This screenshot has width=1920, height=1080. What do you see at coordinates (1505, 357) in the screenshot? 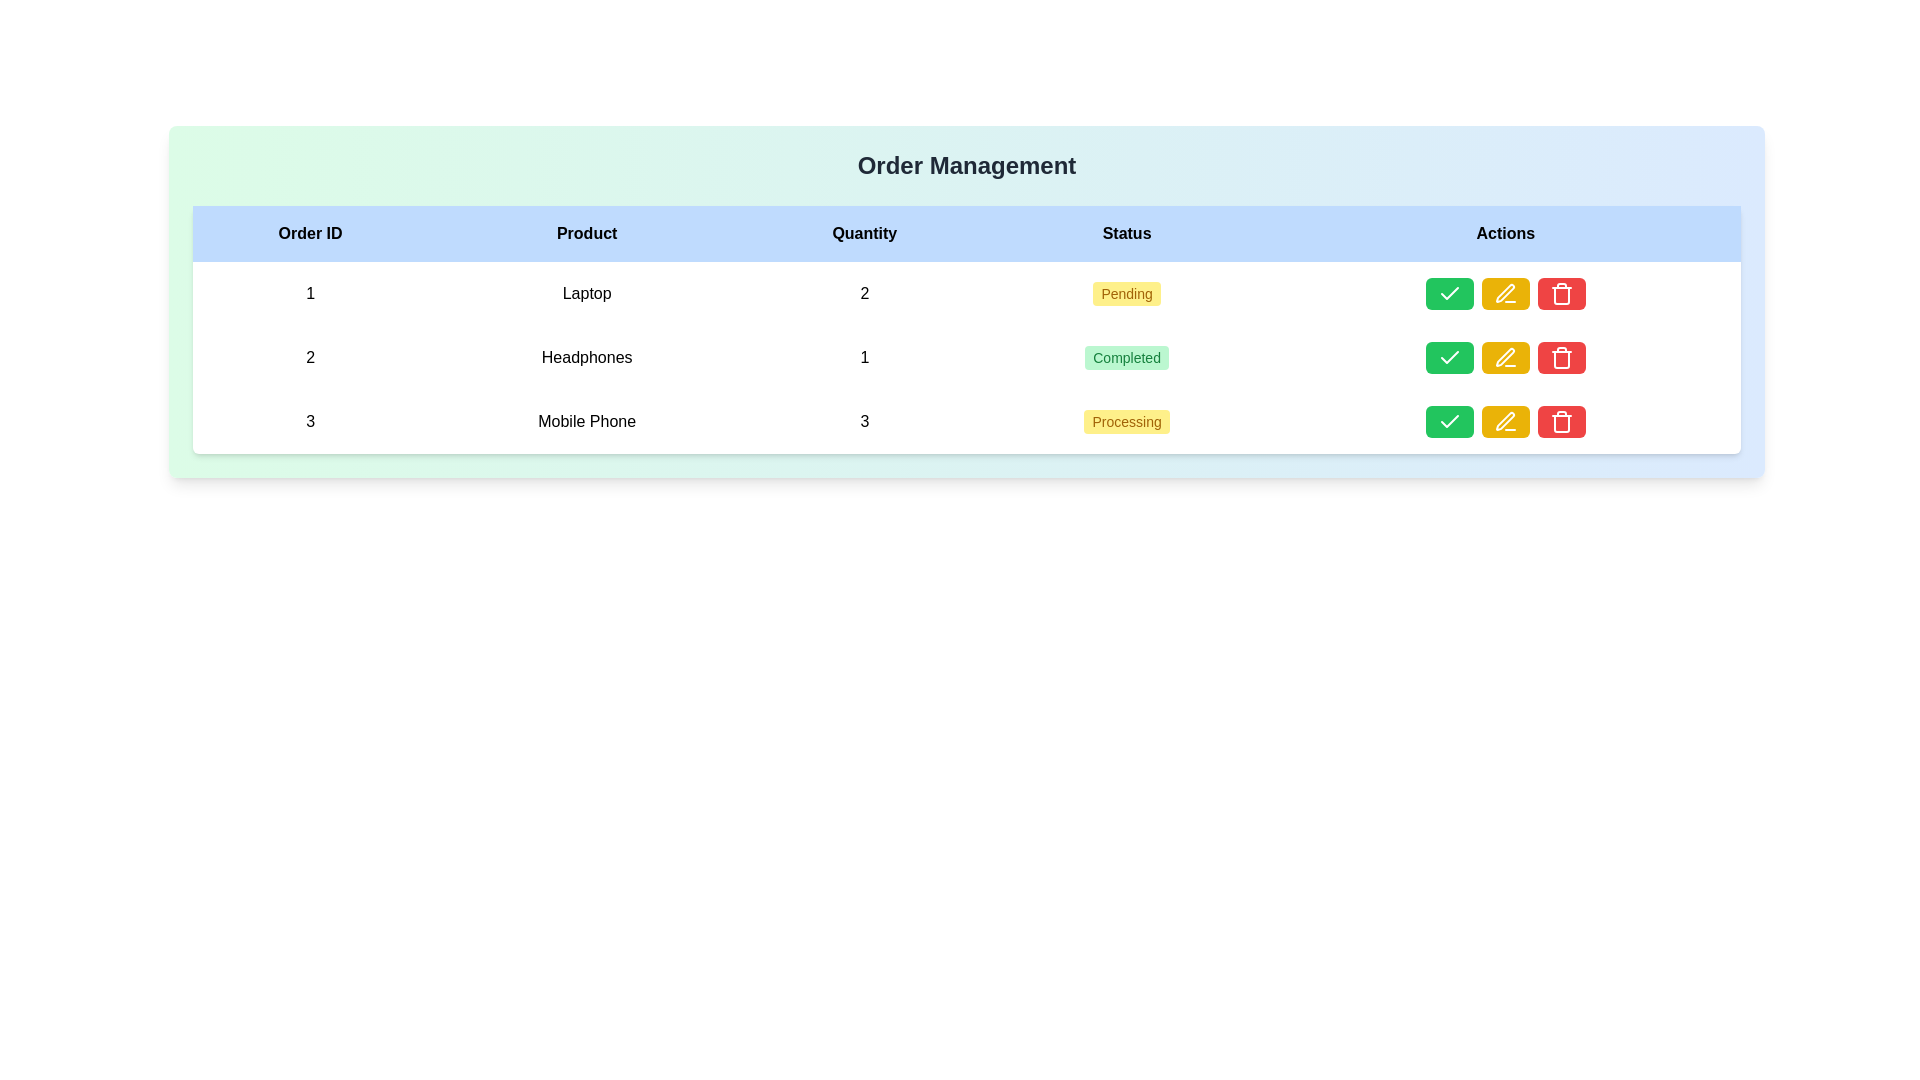
I see `the yellow button with a pencil icon in the Actions column of the second row for the product 'Headphones'` at bounding box center [1505, 357].